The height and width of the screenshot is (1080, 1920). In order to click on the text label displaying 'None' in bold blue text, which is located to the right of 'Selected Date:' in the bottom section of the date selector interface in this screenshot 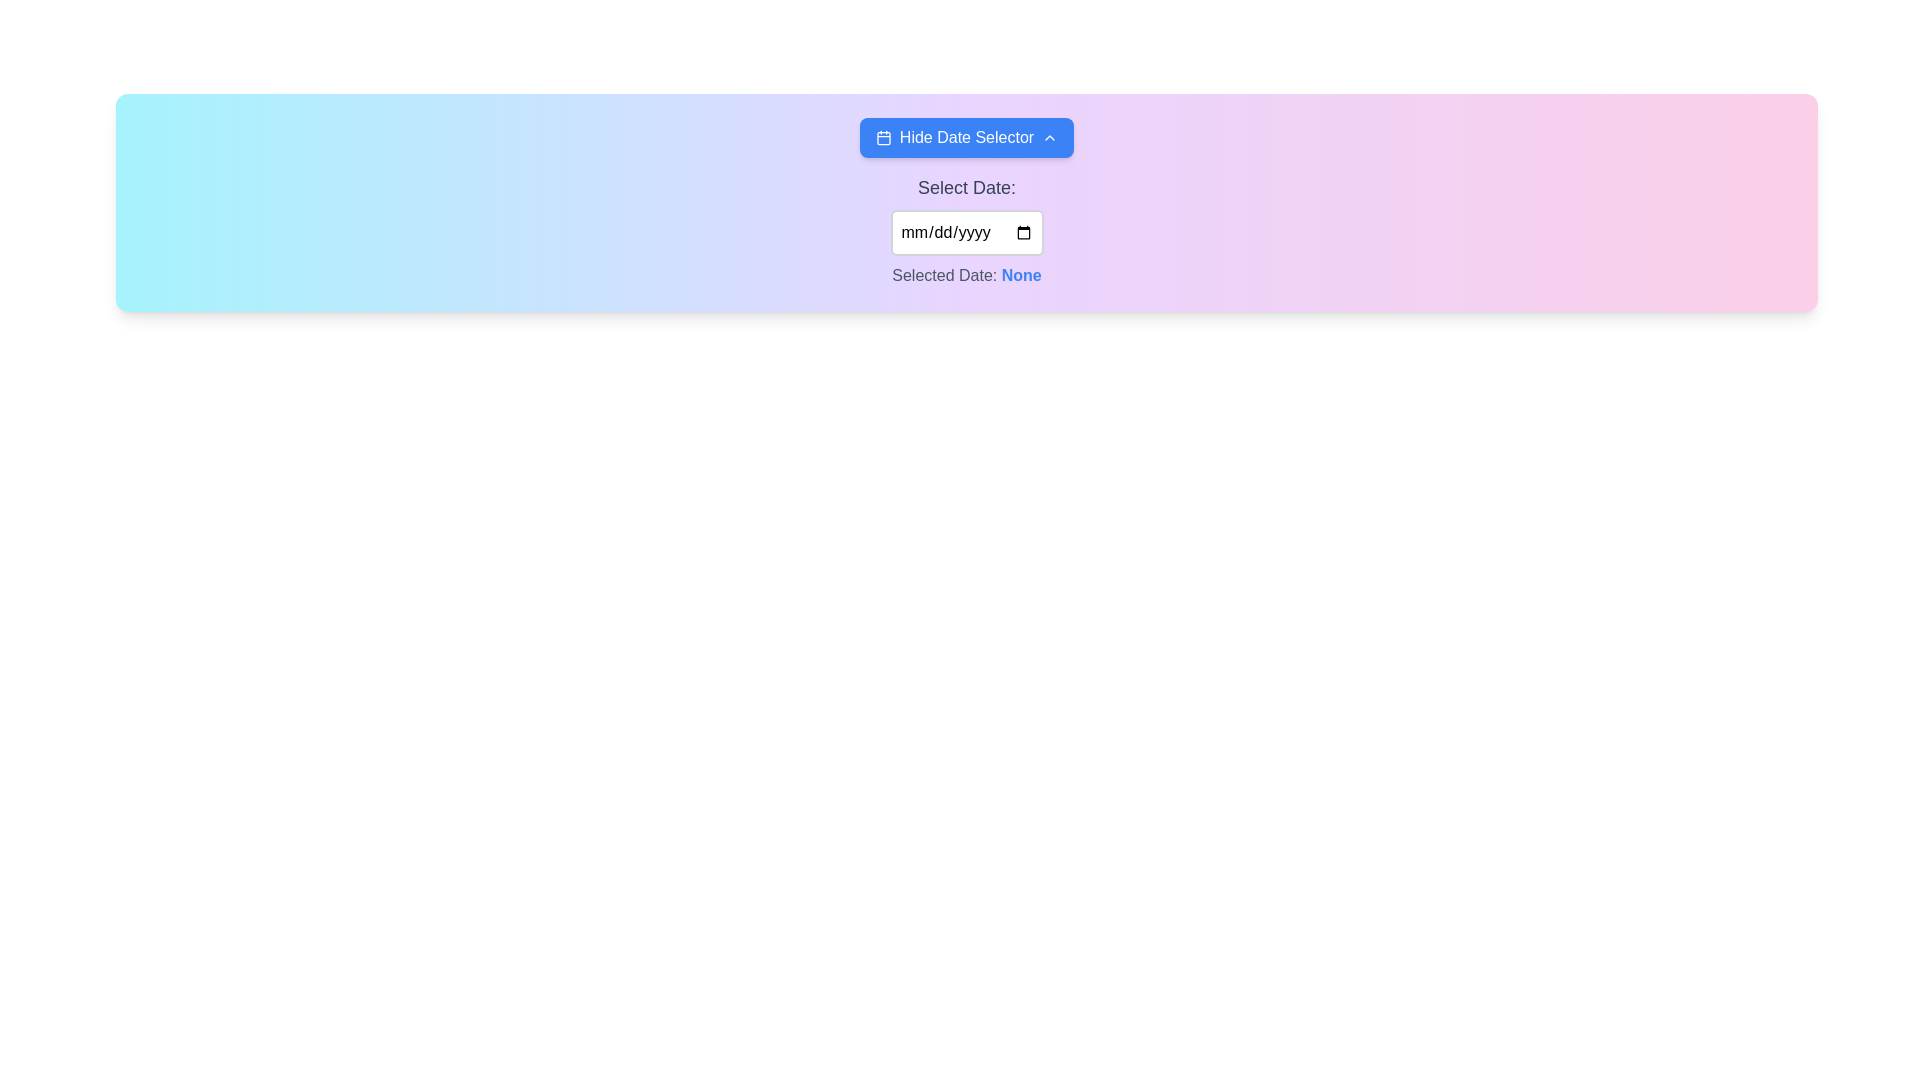, I will do `click(1021, 275)`.